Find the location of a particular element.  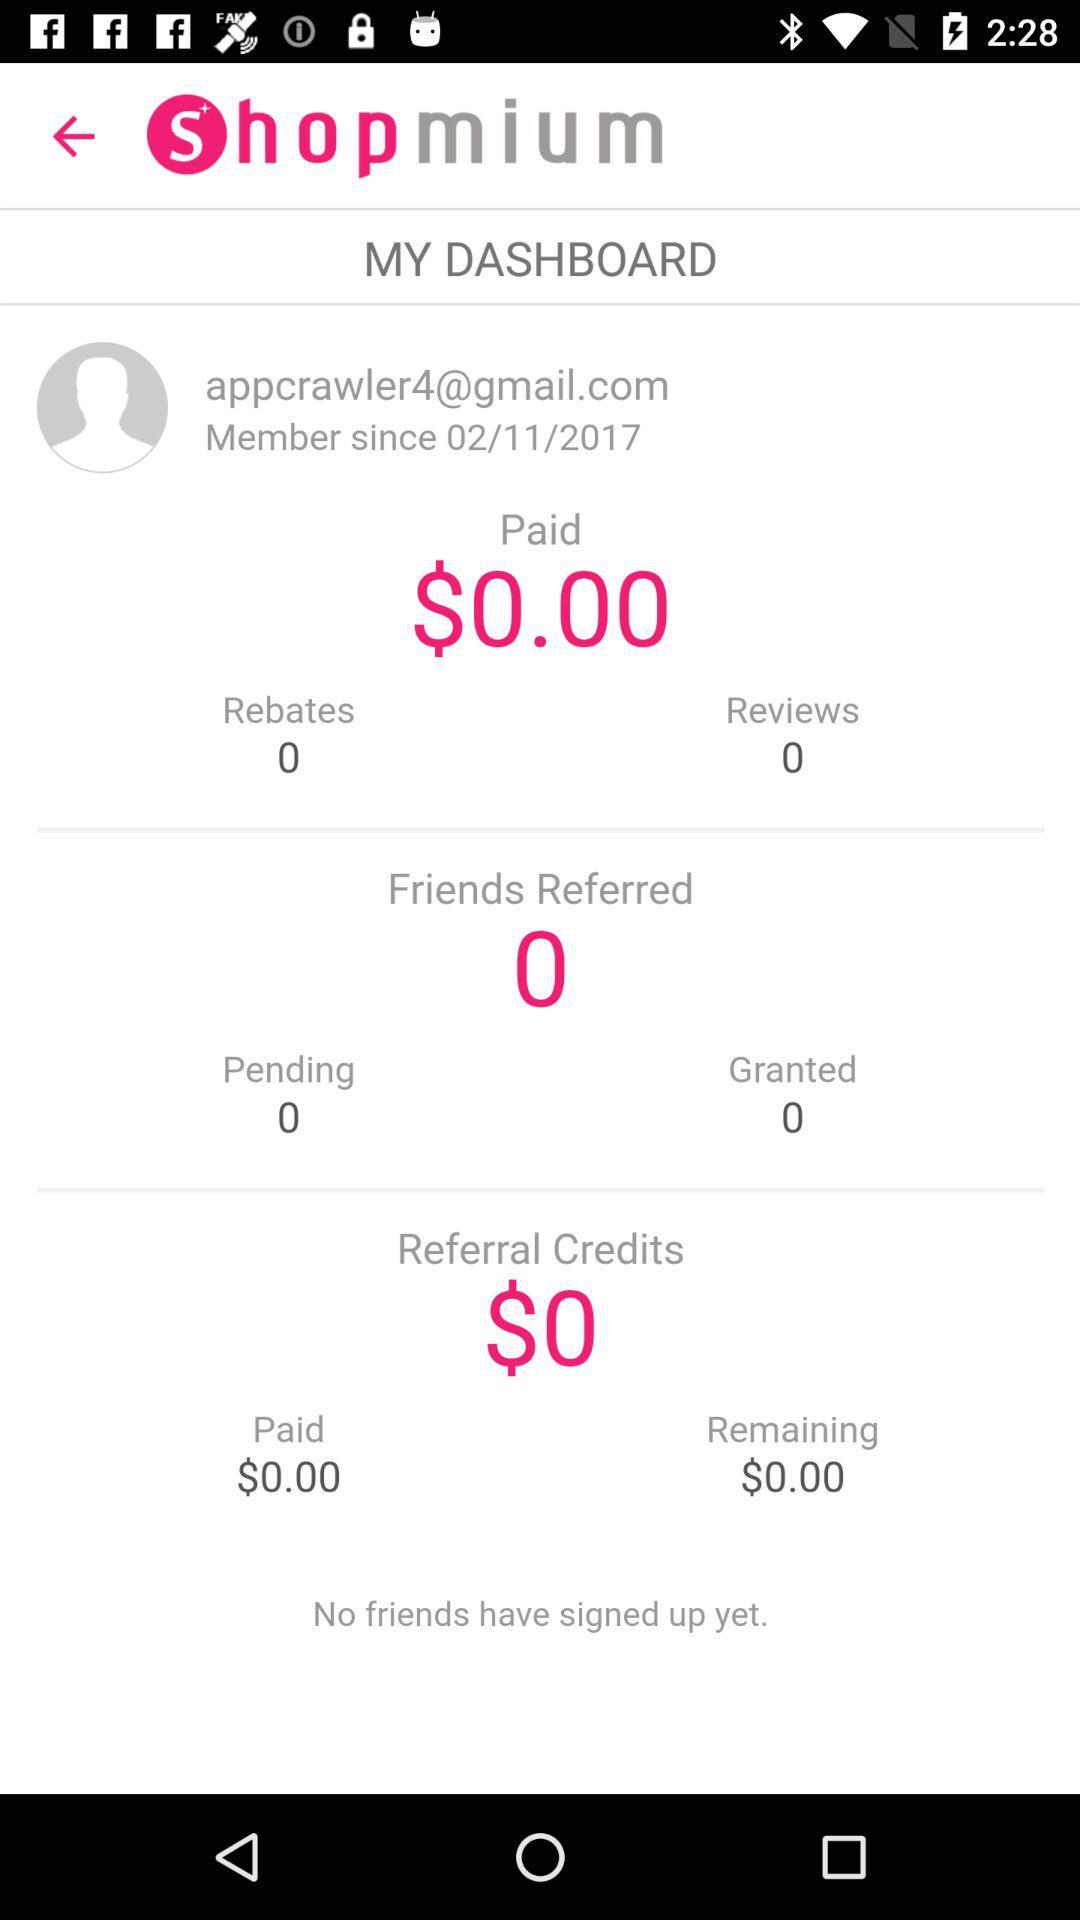

go back is located at coordinates (540, 1048).